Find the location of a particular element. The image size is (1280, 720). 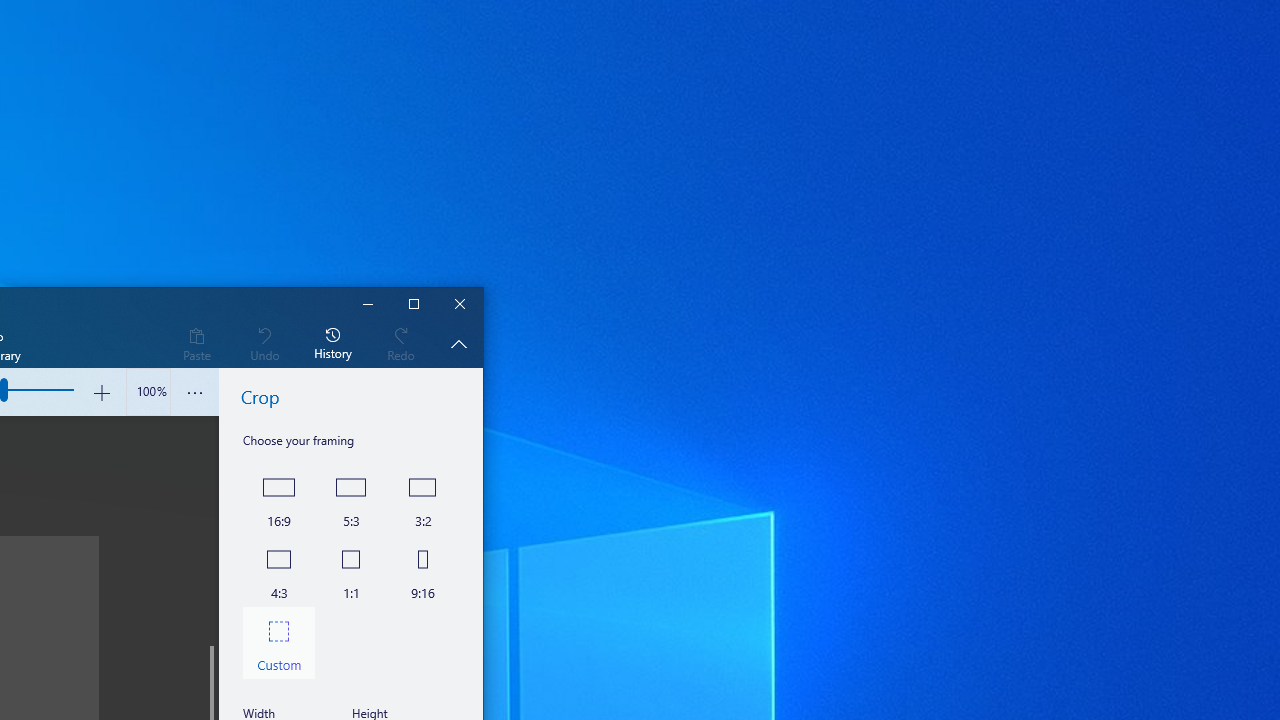

'Zoom slider' is located at coordinates (147, 392).